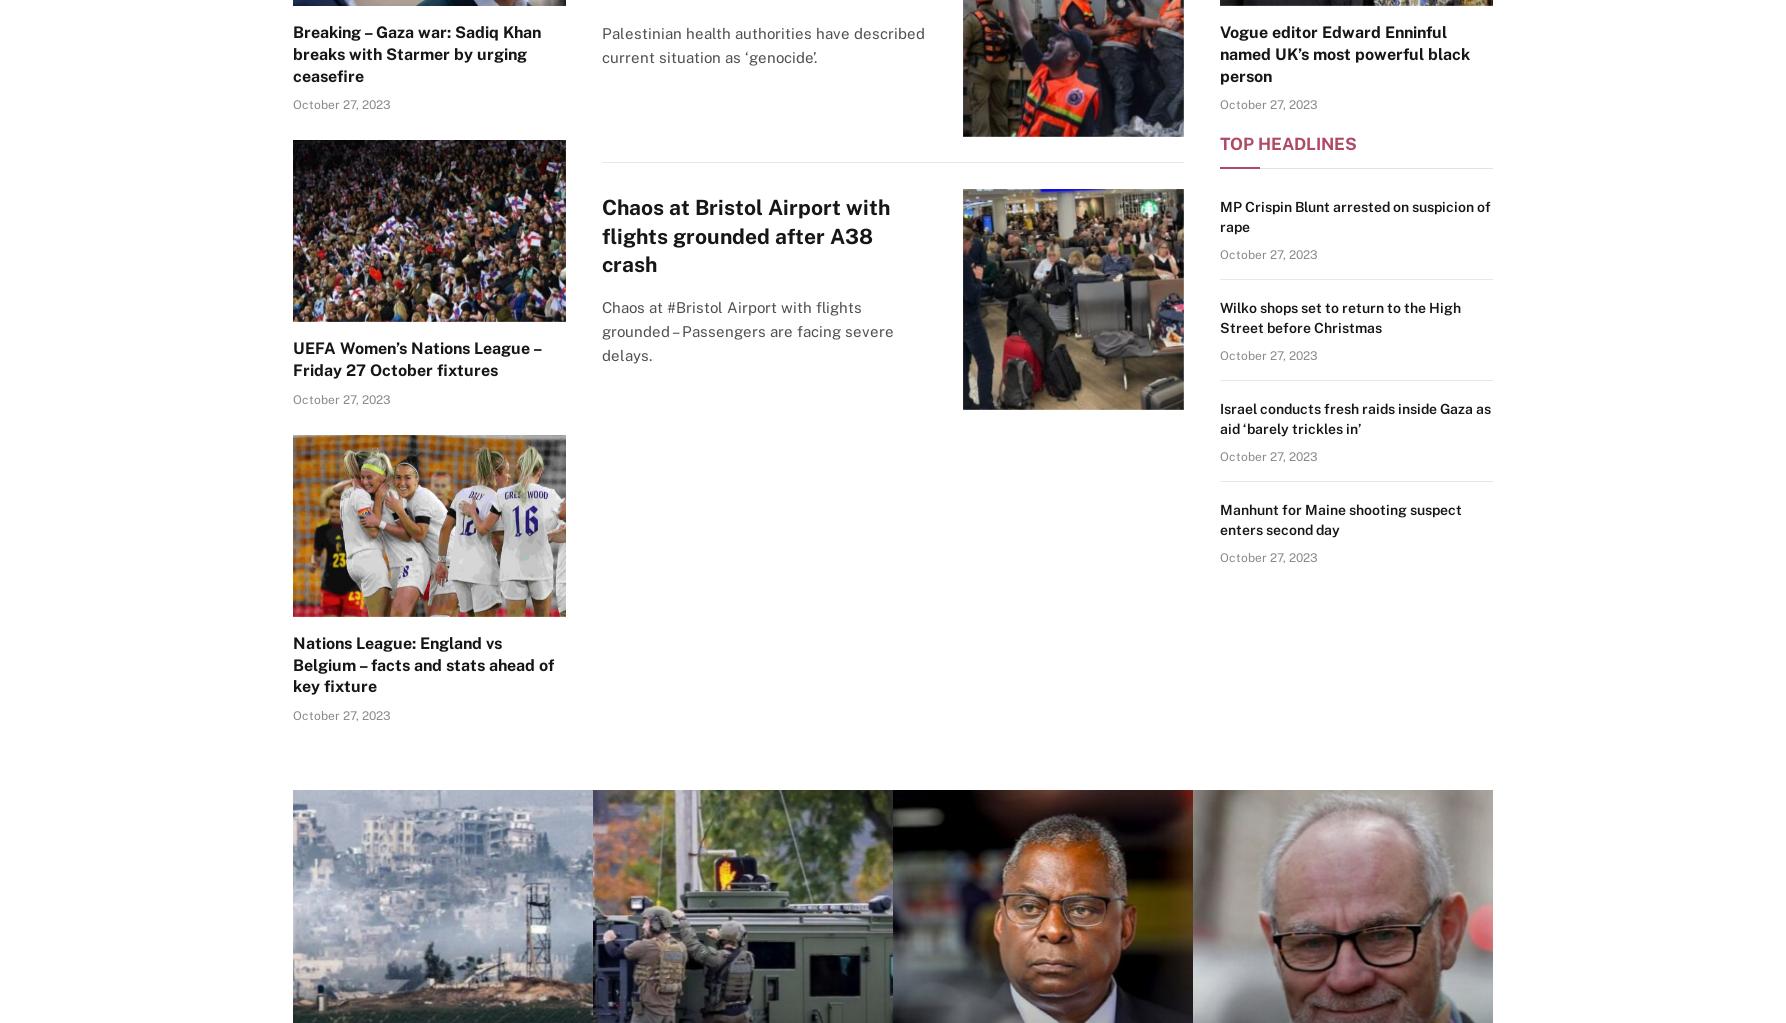  Describe the element at coordinates (745, 234) in the screenshot. I see `'Chaos at Bristol Airport with flights grounded after A38 crash'` at that location.